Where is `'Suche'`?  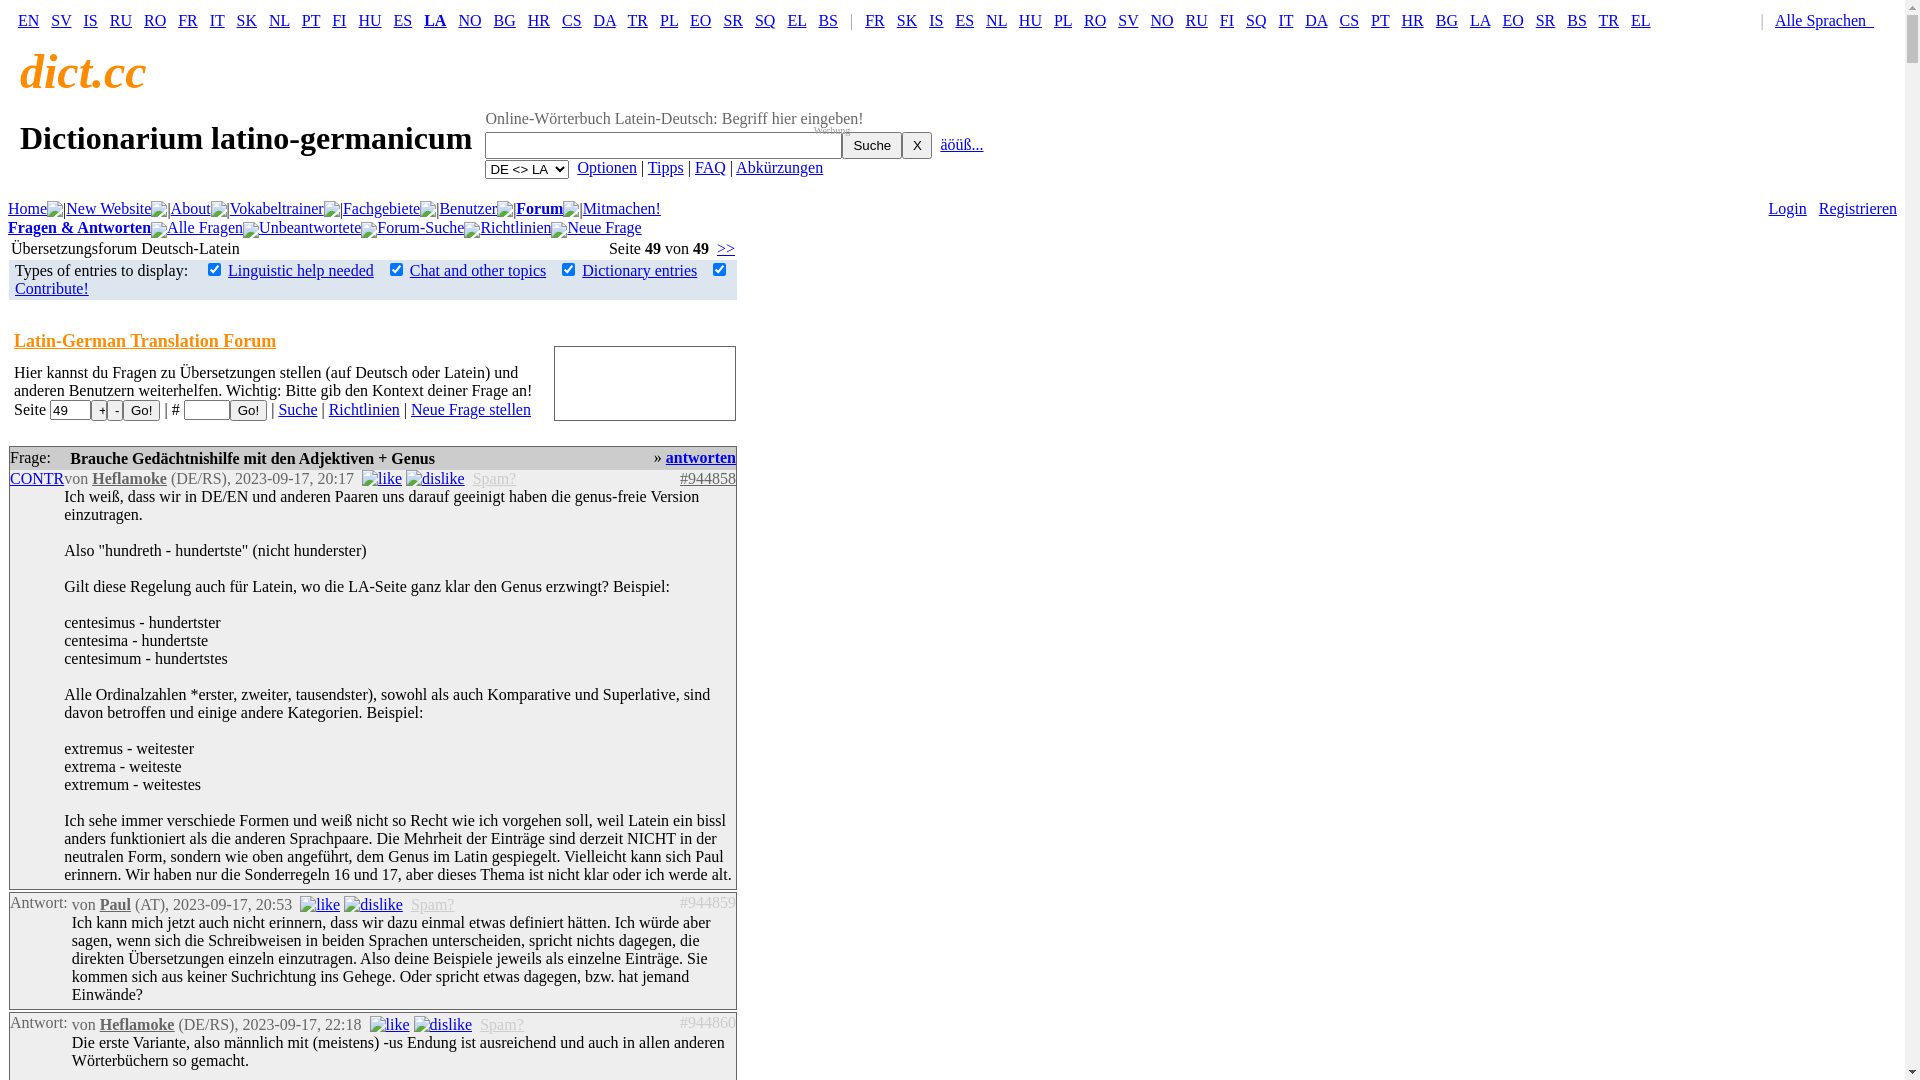 'Suche' is located at coordinates (296, 408).